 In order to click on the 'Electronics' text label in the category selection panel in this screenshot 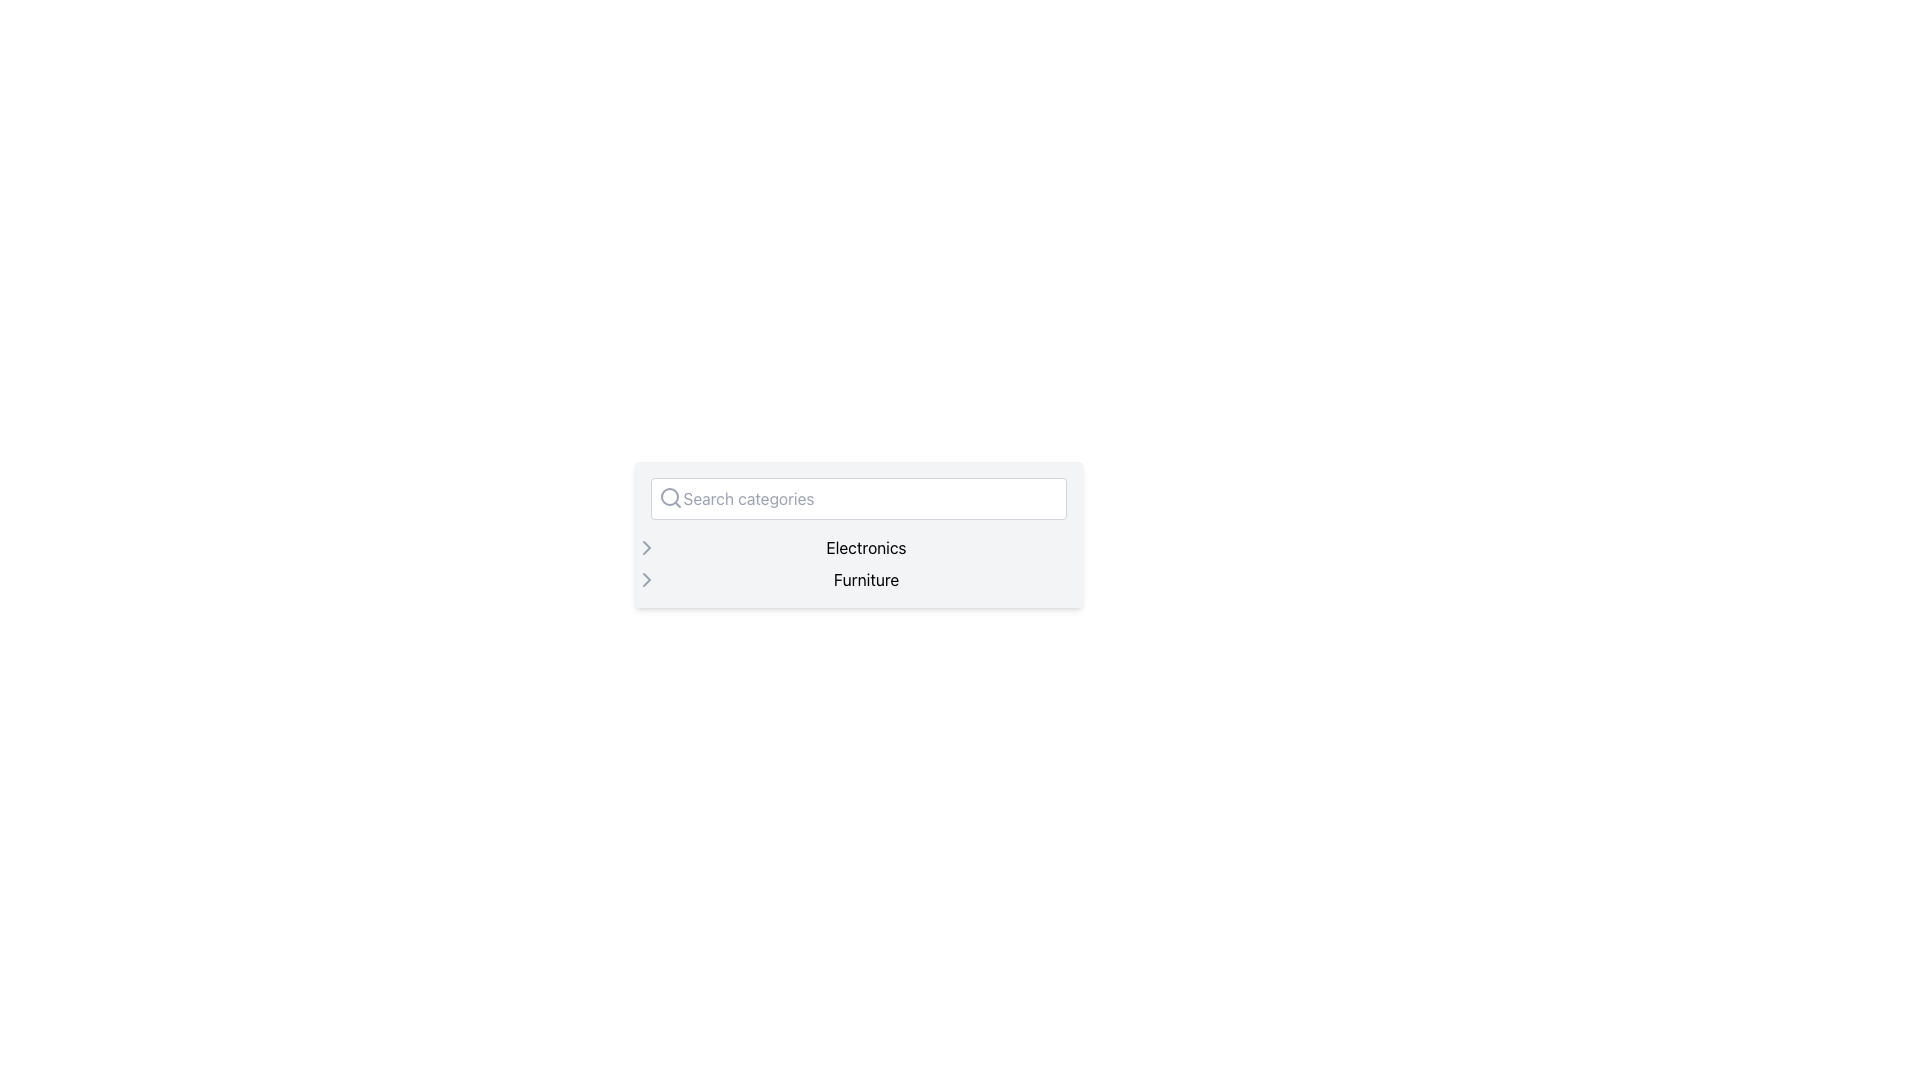, I will do `click(858, 547)`.